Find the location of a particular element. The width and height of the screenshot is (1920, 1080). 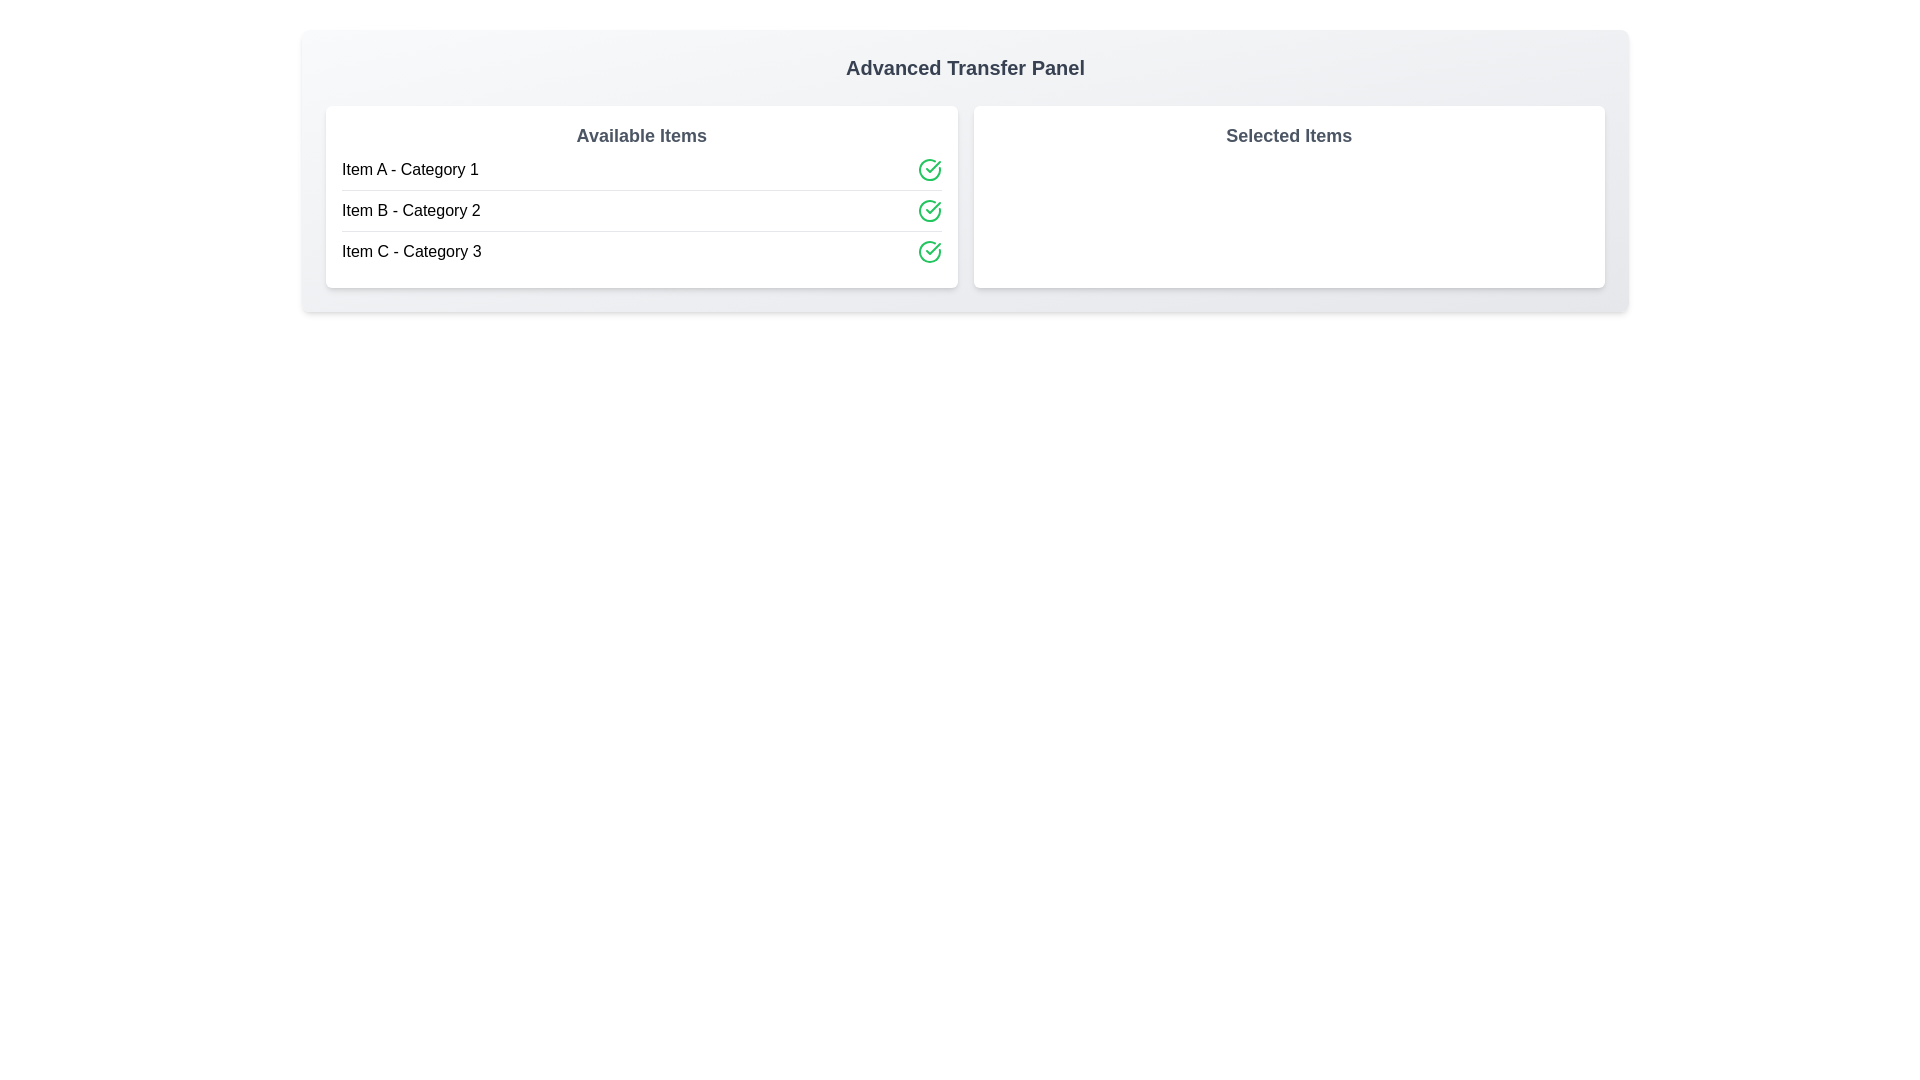

the second text label in the 'Available Items' list is located at coordinates (410, 211).